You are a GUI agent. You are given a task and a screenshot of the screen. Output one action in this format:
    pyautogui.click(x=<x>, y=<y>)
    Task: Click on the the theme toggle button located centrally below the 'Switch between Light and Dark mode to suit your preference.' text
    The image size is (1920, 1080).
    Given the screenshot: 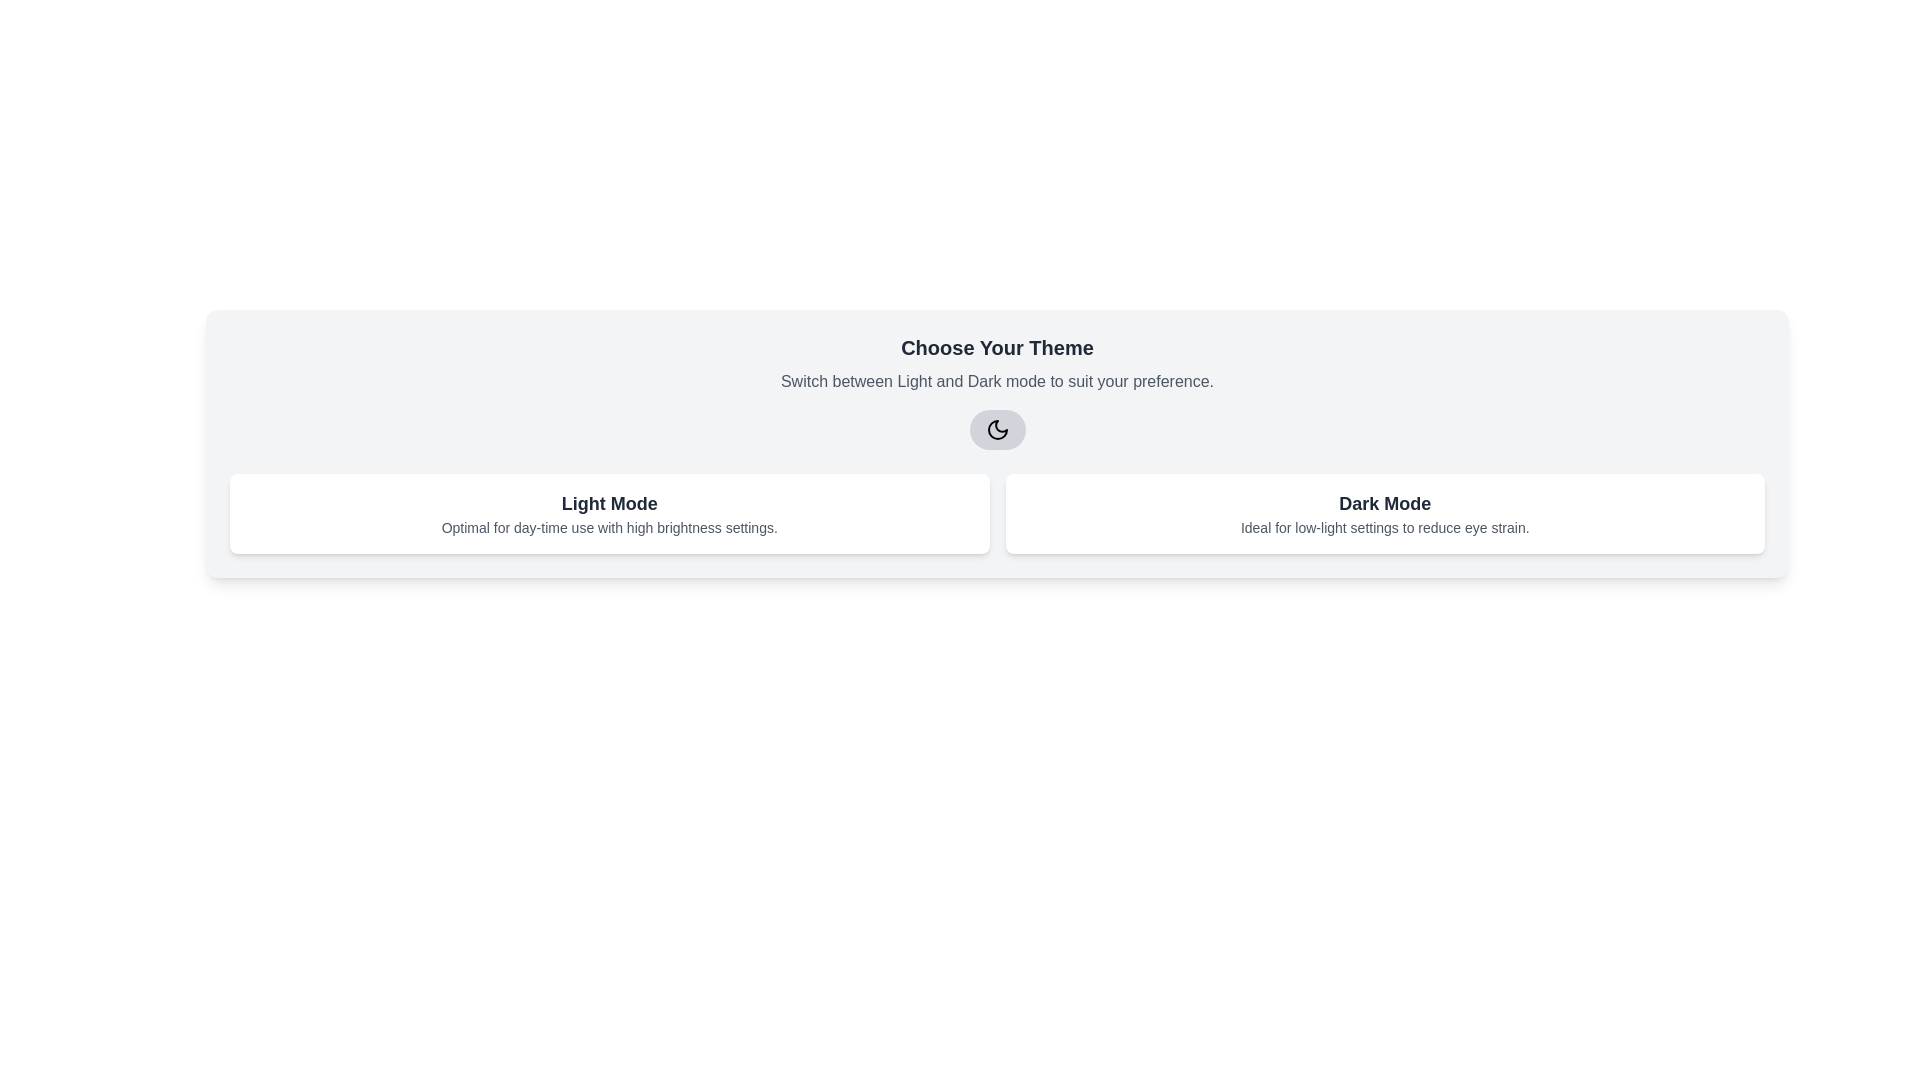 What is the action you would take?
    pyautogui.click(x=997, y=428)
    